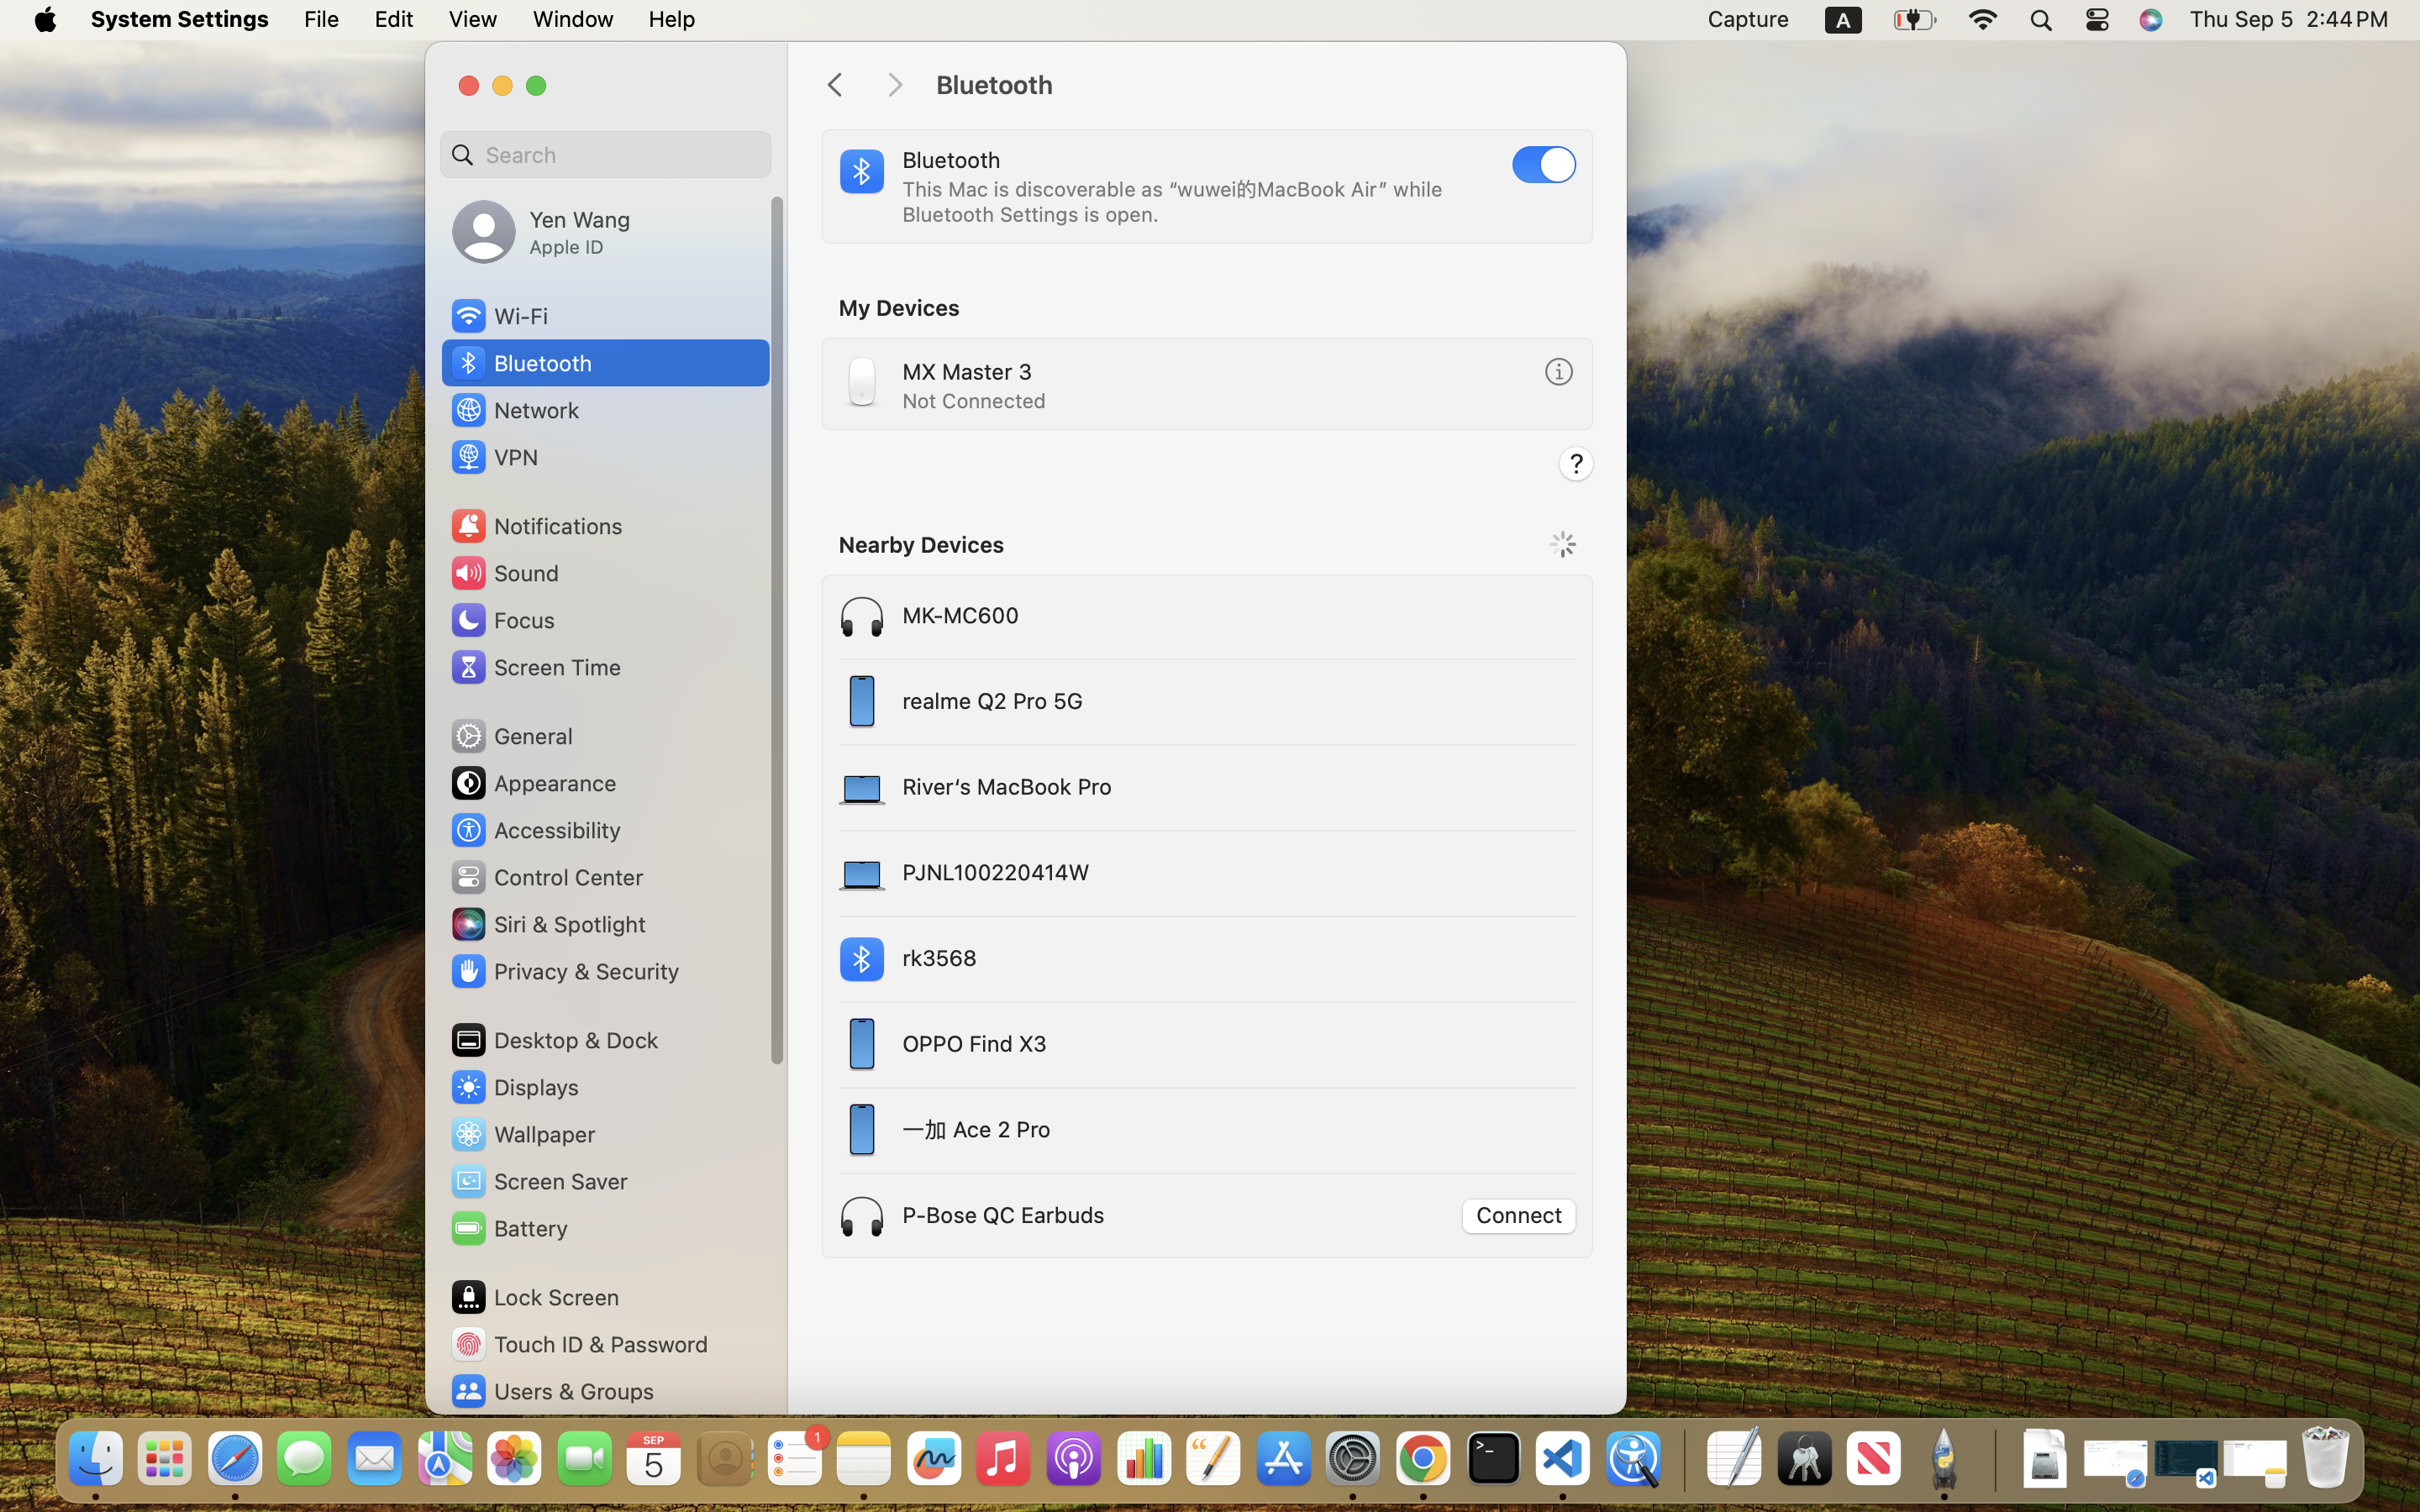  Describe the element at coordinates (545, 922) in the screenshot. I see `'Siri & Spotlight'` at that location.